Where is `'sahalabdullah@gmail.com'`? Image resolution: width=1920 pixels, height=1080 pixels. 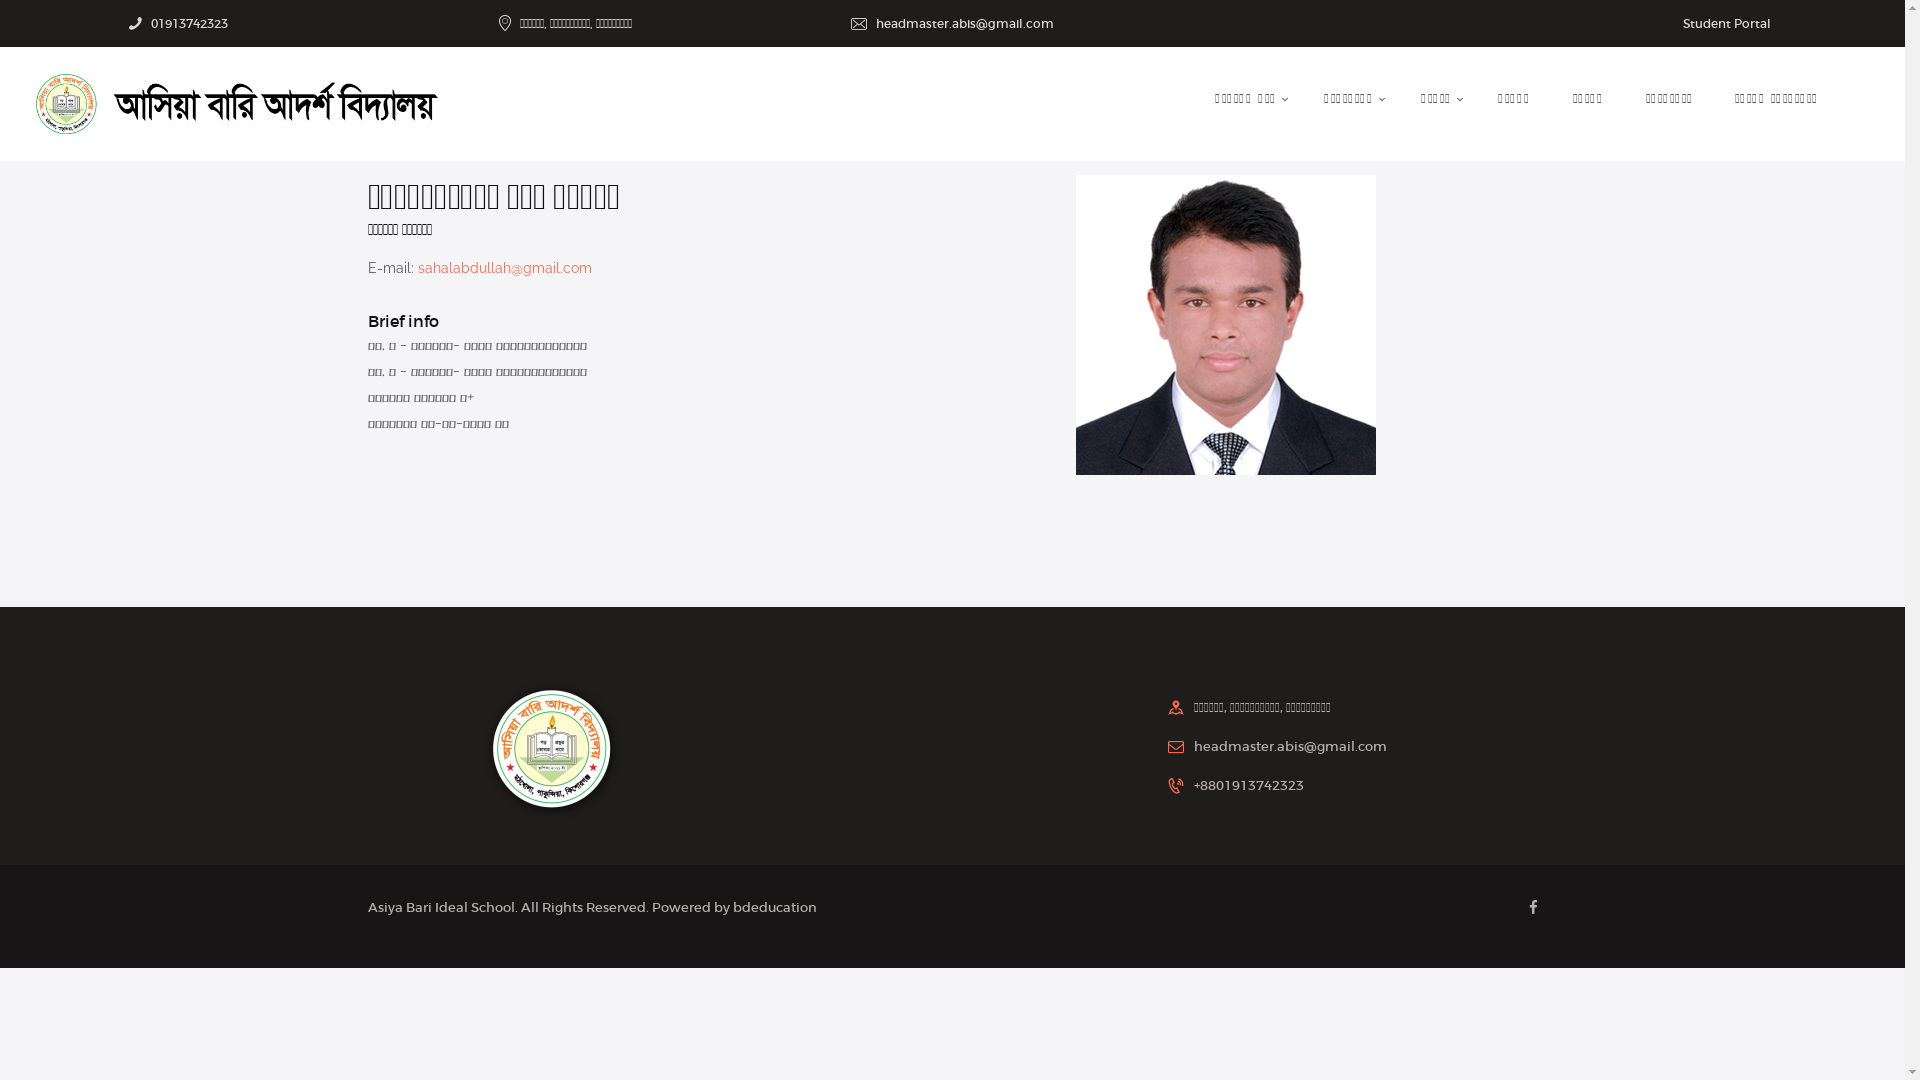 'sahalabdullah@gmail.com' is located at coordinates (504, 266).